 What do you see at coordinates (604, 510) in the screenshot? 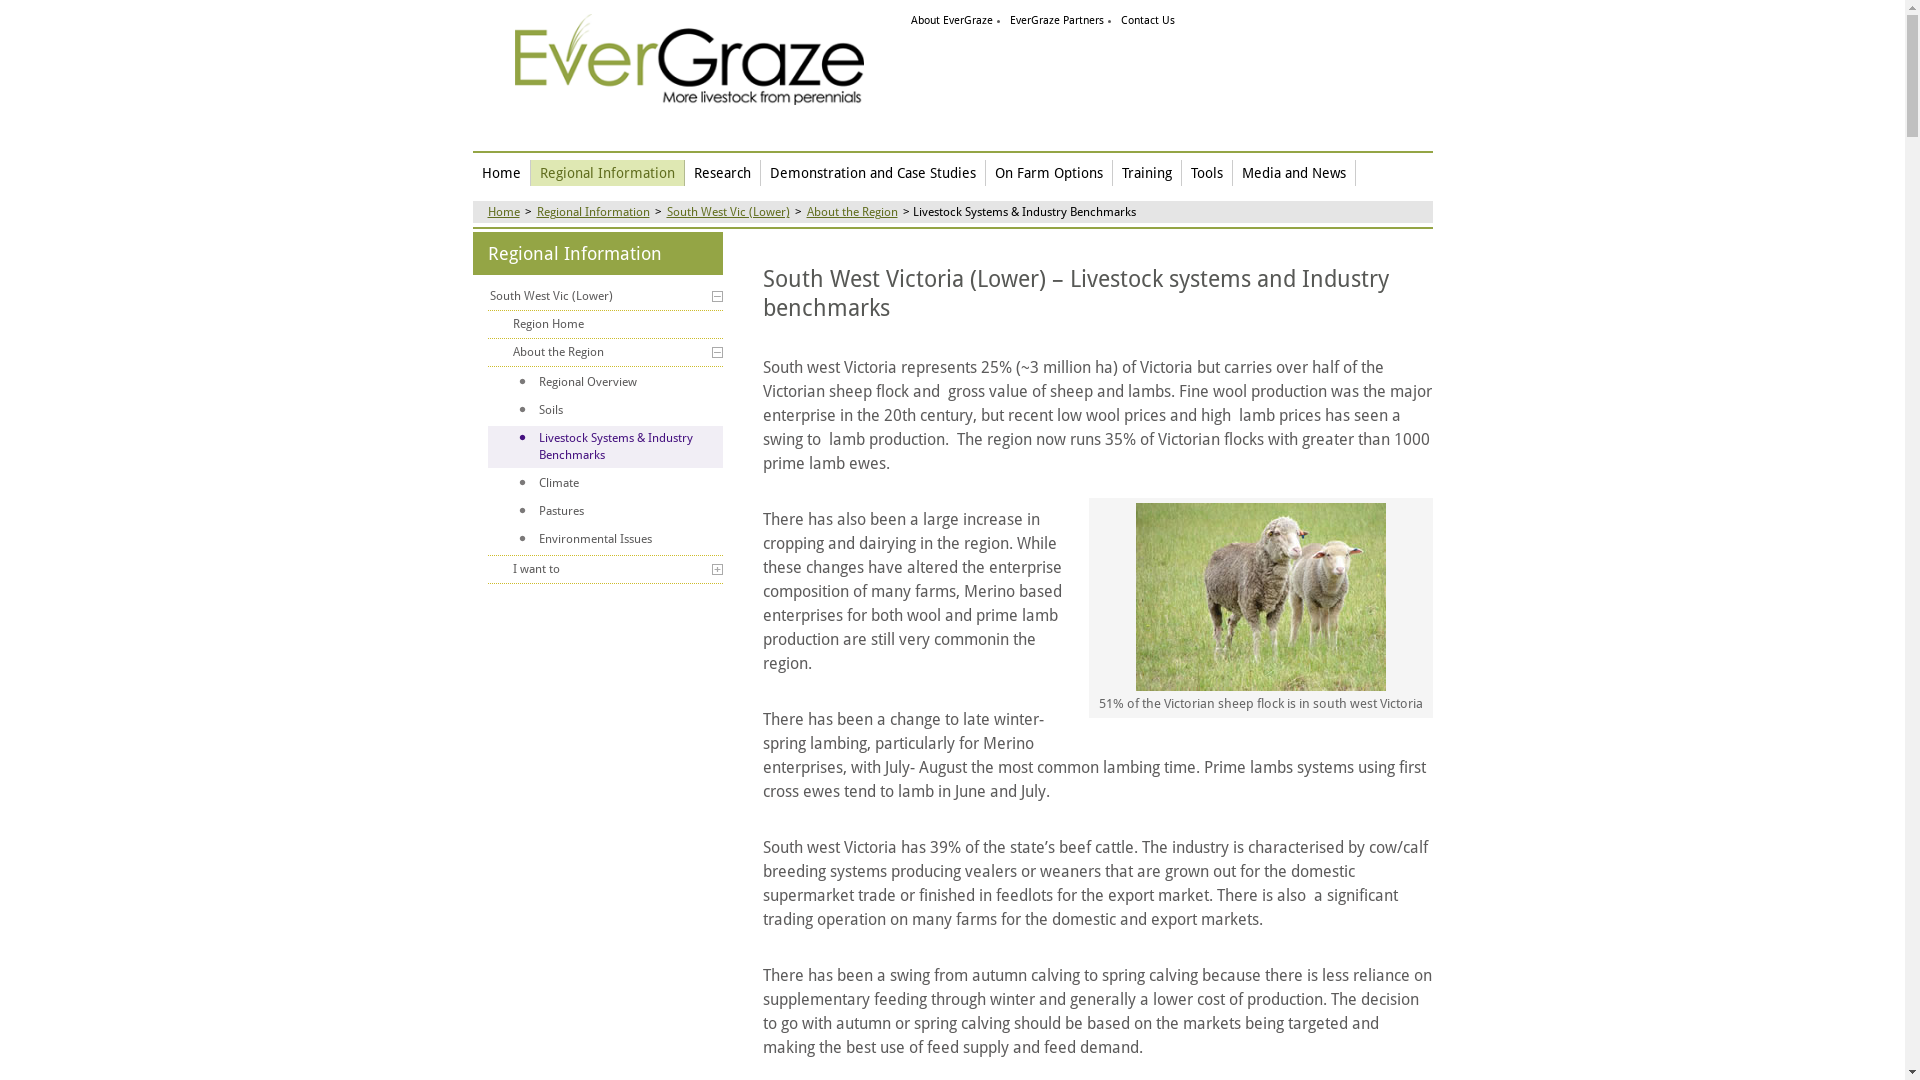
I see `'Pastures'` at bounding box center [604, 510].